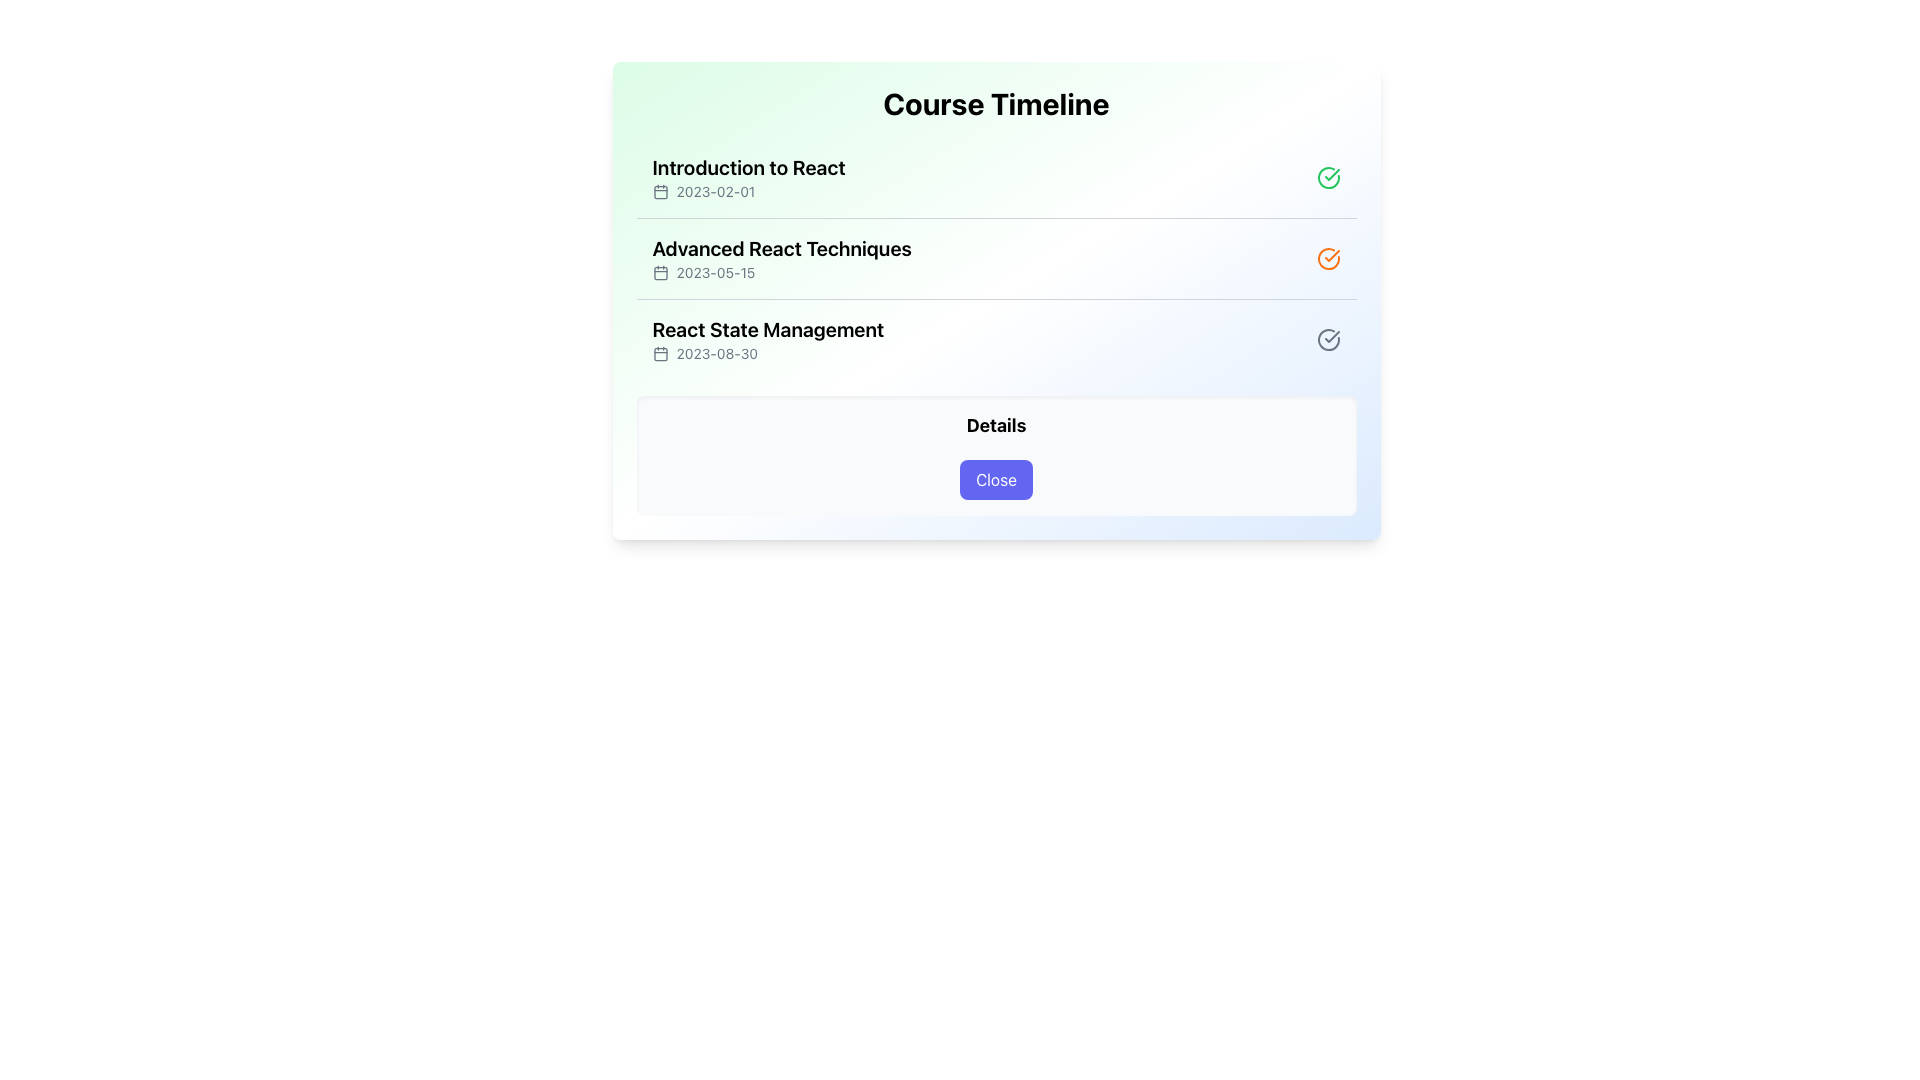 Image resolution: width=1920 pixels, height=1080 pixels. I want to click on the state of the green checkmark icon located in the top-right corner of the interface, aligned with the 'Advanced React Techniques' item, so click(1331, 173).